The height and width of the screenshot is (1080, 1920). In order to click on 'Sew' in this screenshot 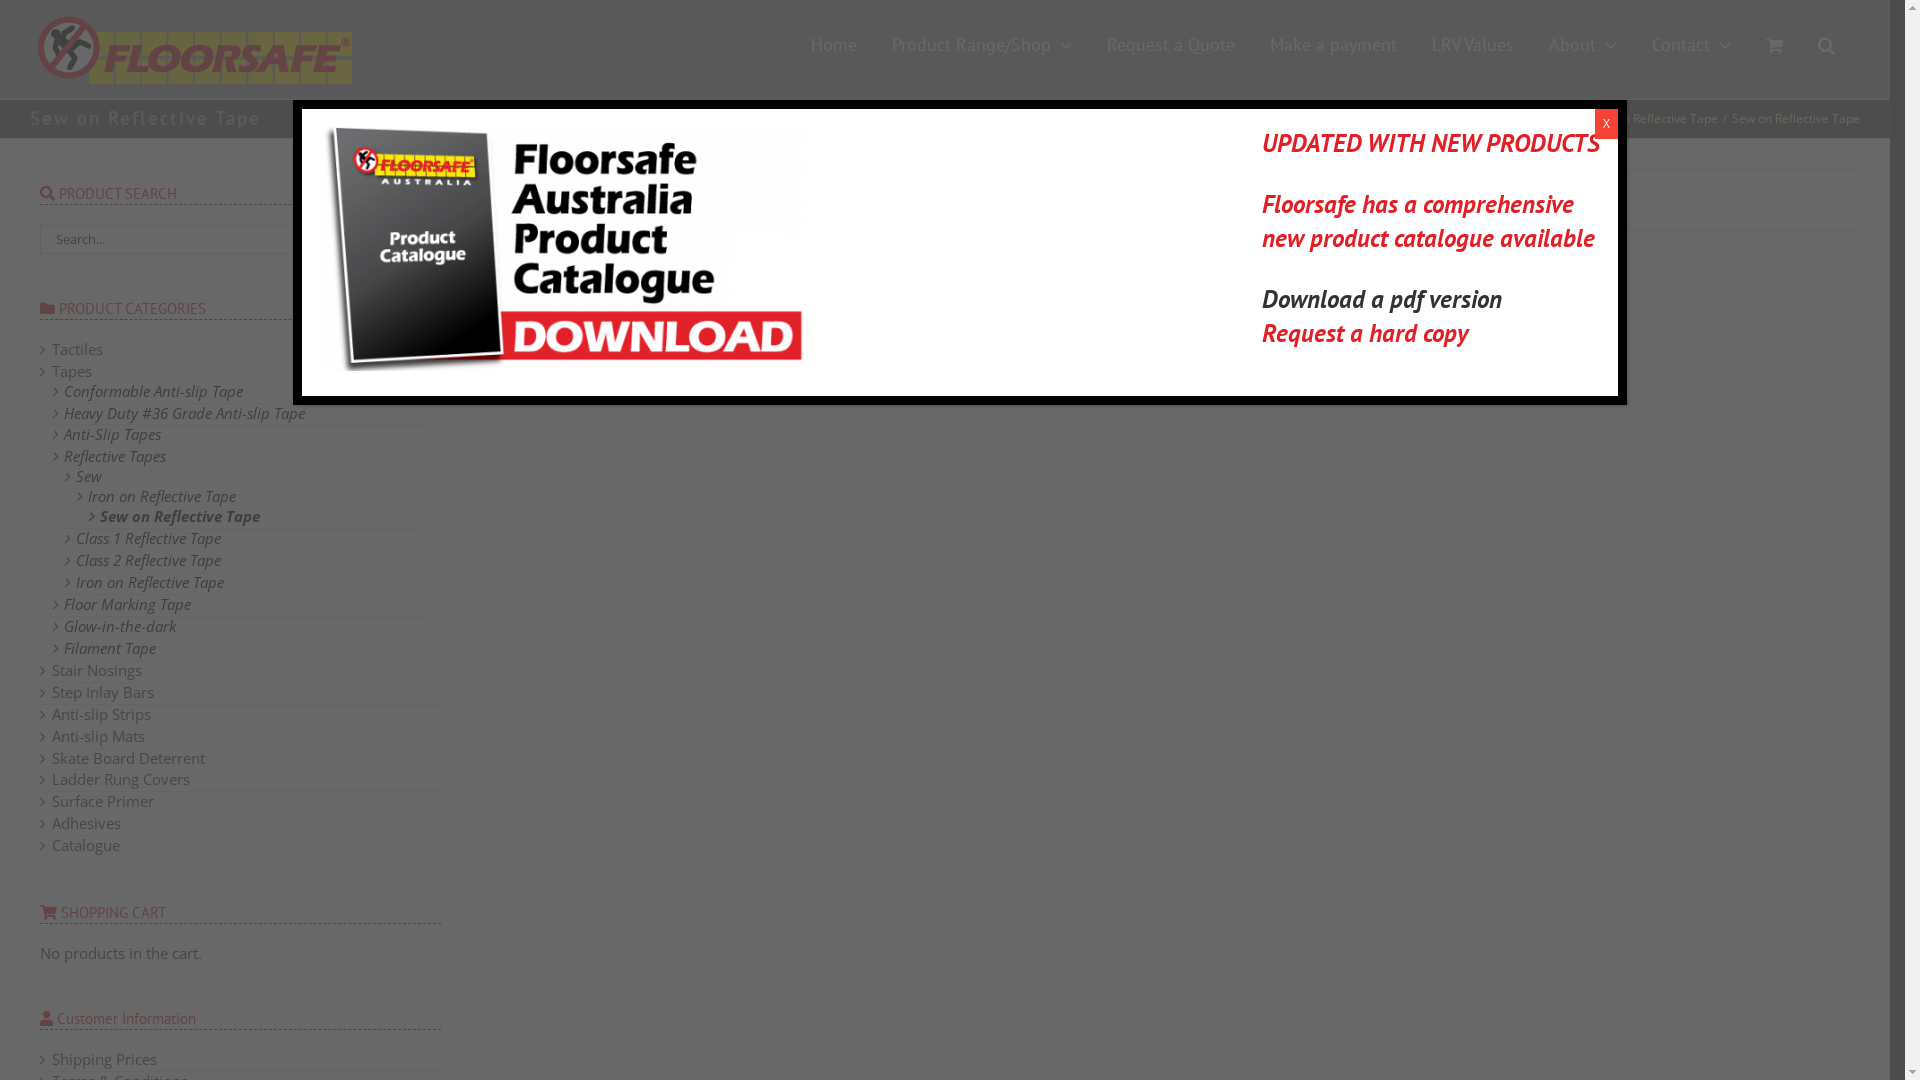, I will do `click(88, 475)`.